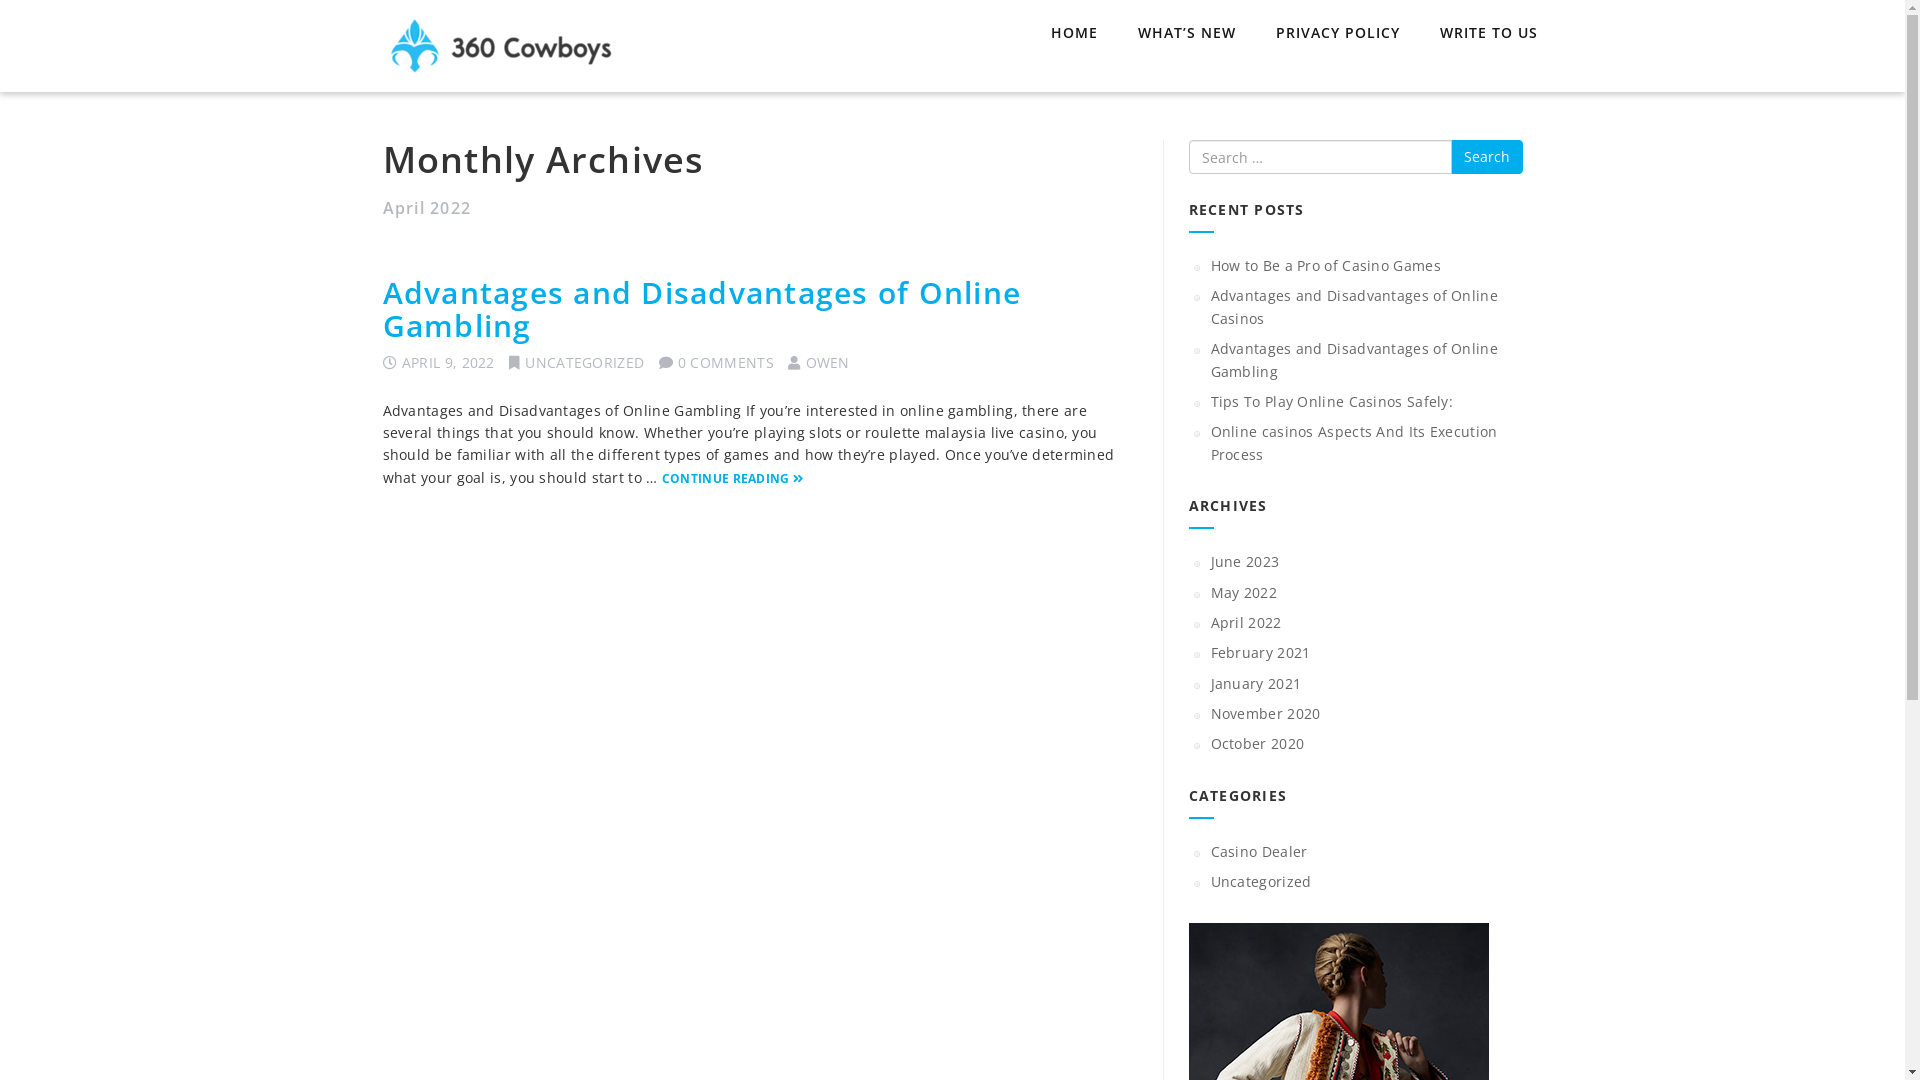 The image size is (1920, 1080). I want to click on 'Online casinos Aspects And Its Execution Process', so click(1353, 441).